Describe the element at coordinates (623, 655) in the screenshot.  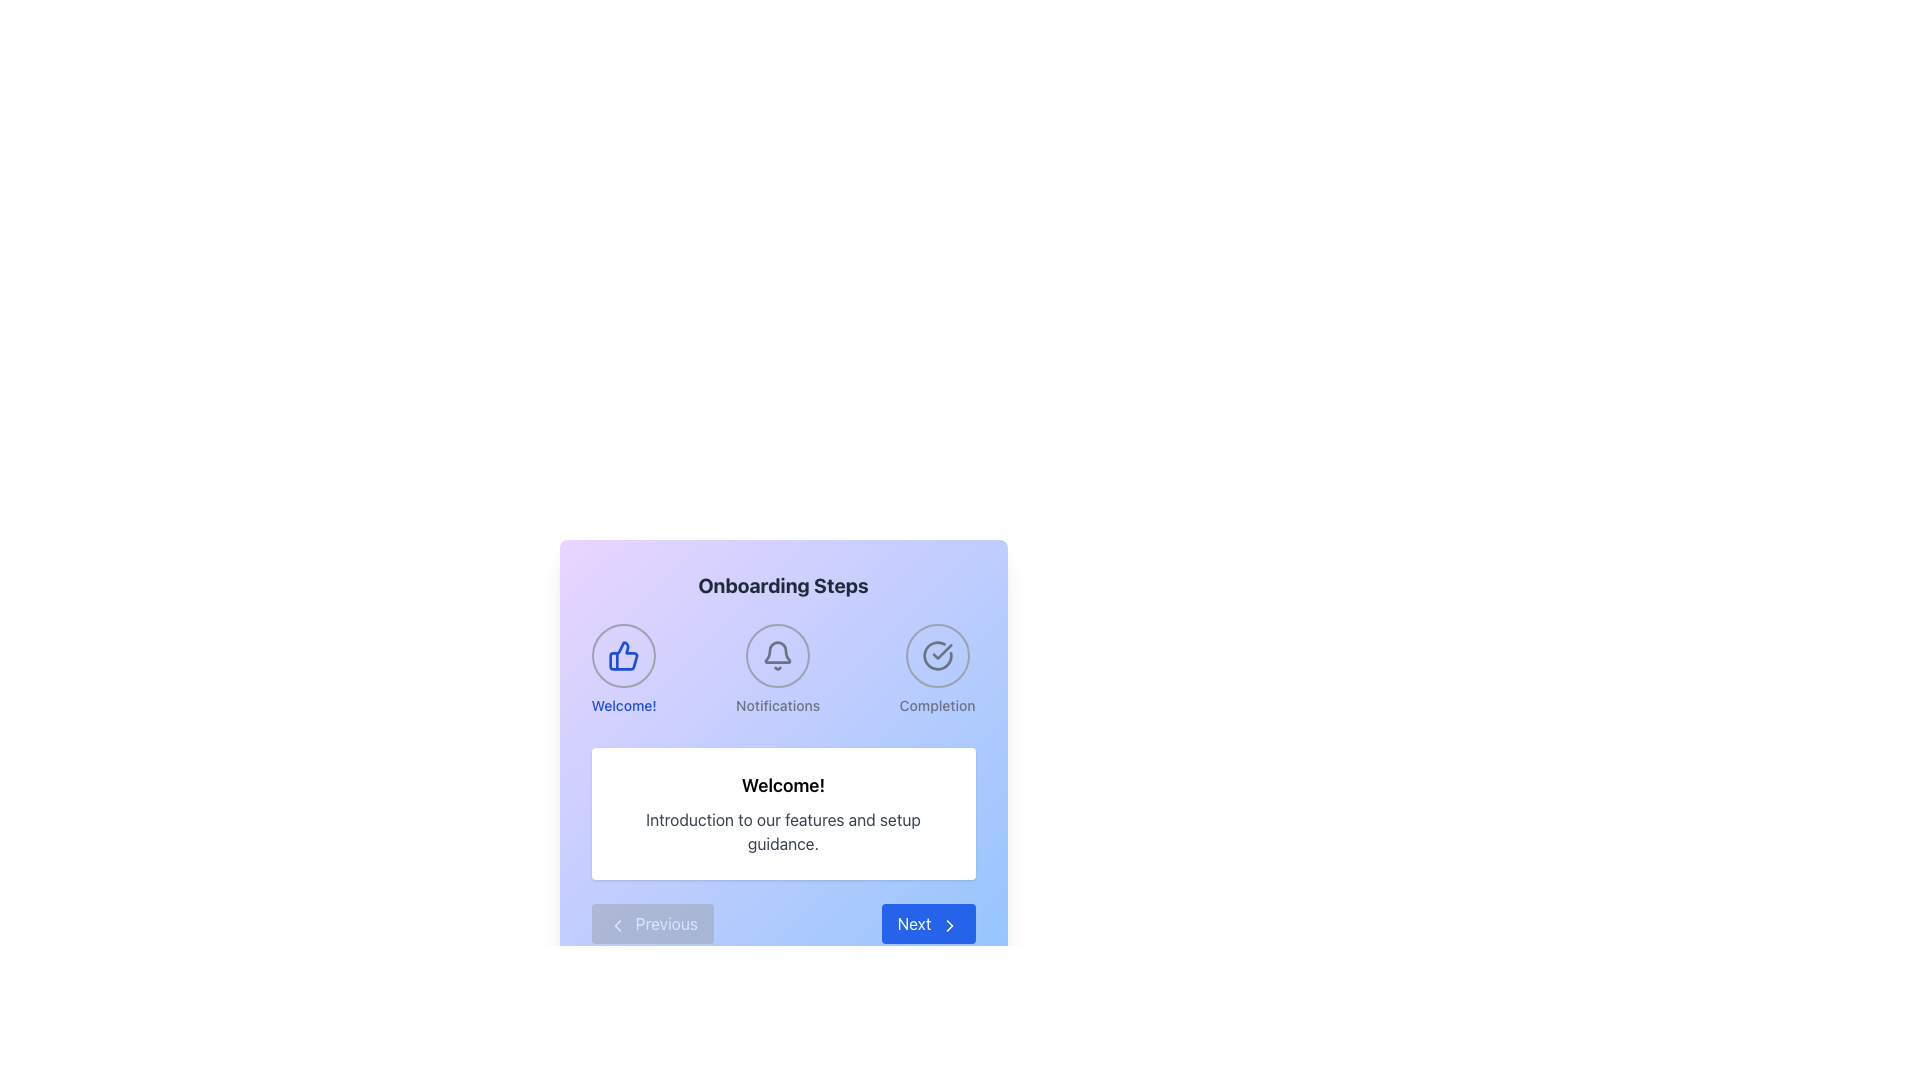
I see `the leftmost circular icon in the 'Onboarding Steps' section` at that location.